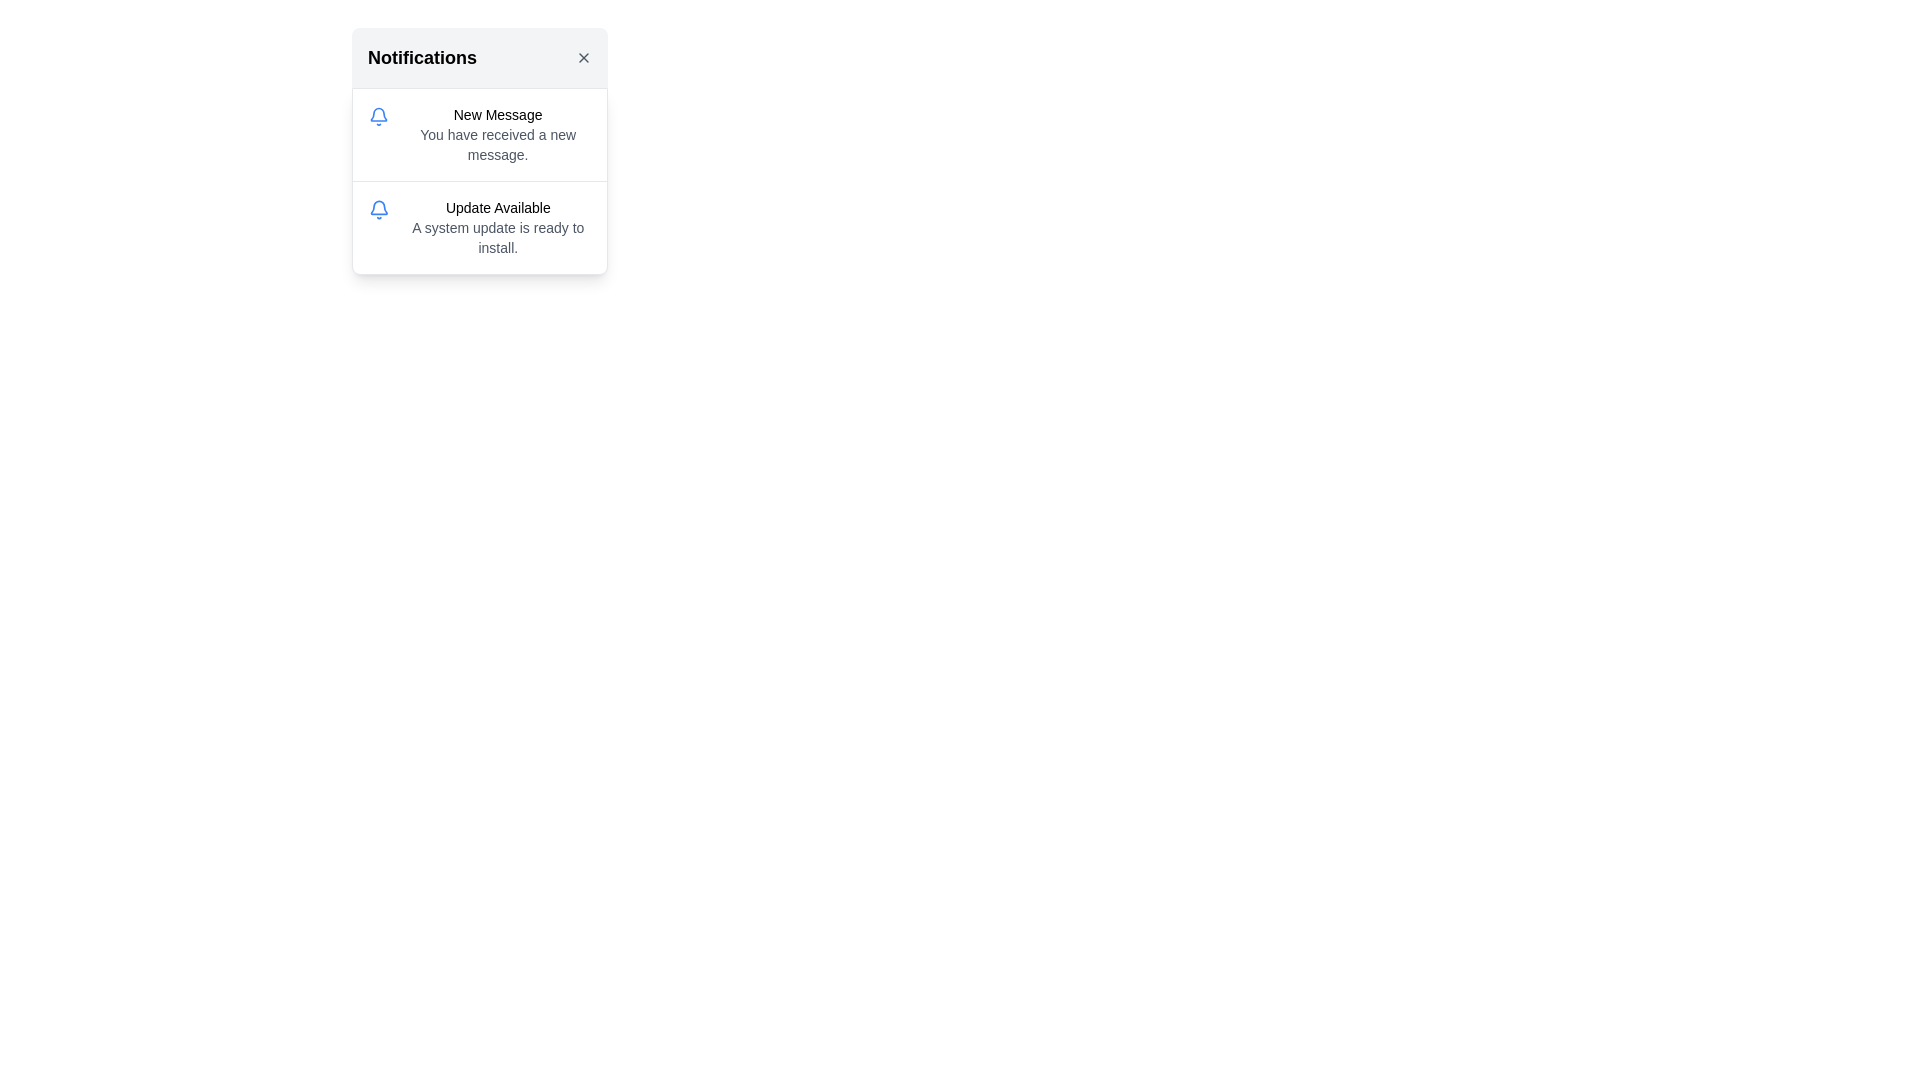 The height and width of the screenshot is (1080, 1920). What do you see at coordinates (480, 226) in the screenshot?
I see `the second notification in the list, which indicates that a system update is ready to install, to get additional details` at bounding box center [480, 226].